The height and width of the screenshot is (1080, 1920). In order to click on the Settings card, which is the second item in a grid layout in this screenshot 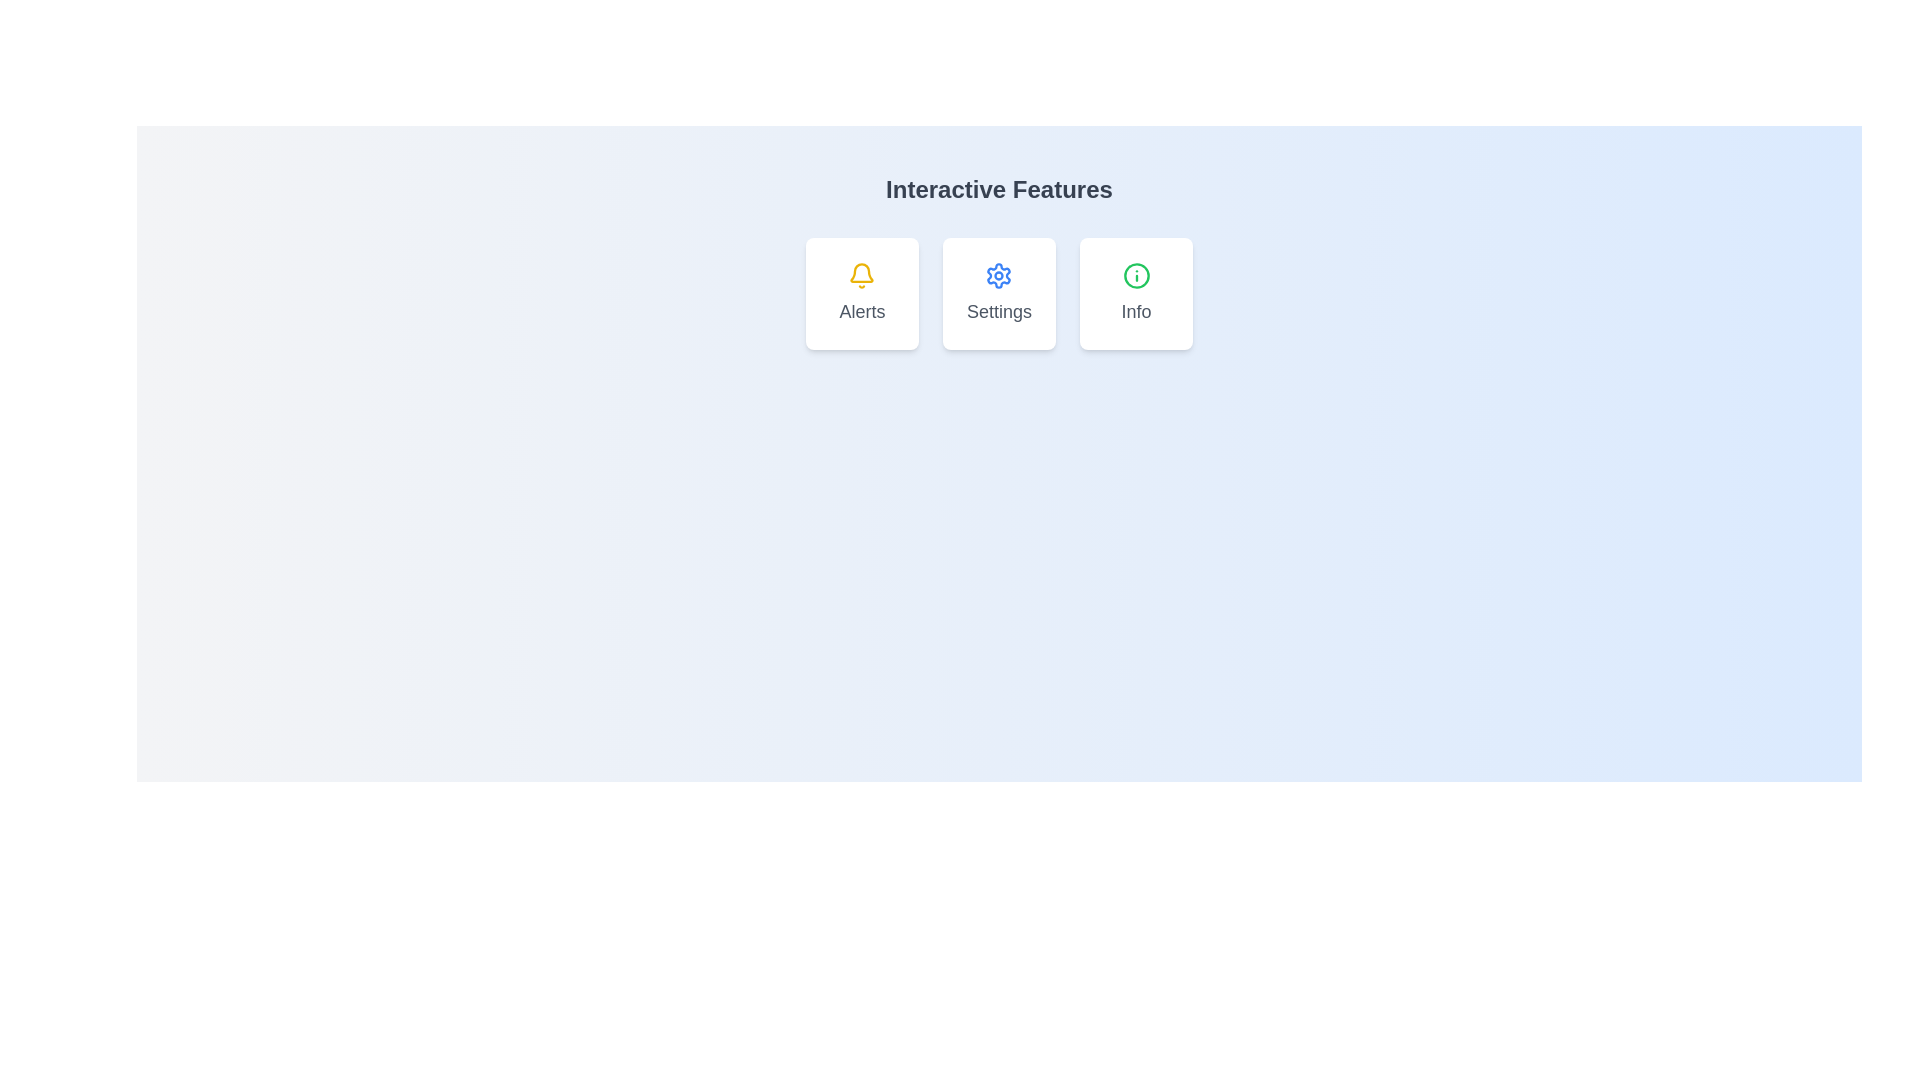, I will do `click(999, 293)`.